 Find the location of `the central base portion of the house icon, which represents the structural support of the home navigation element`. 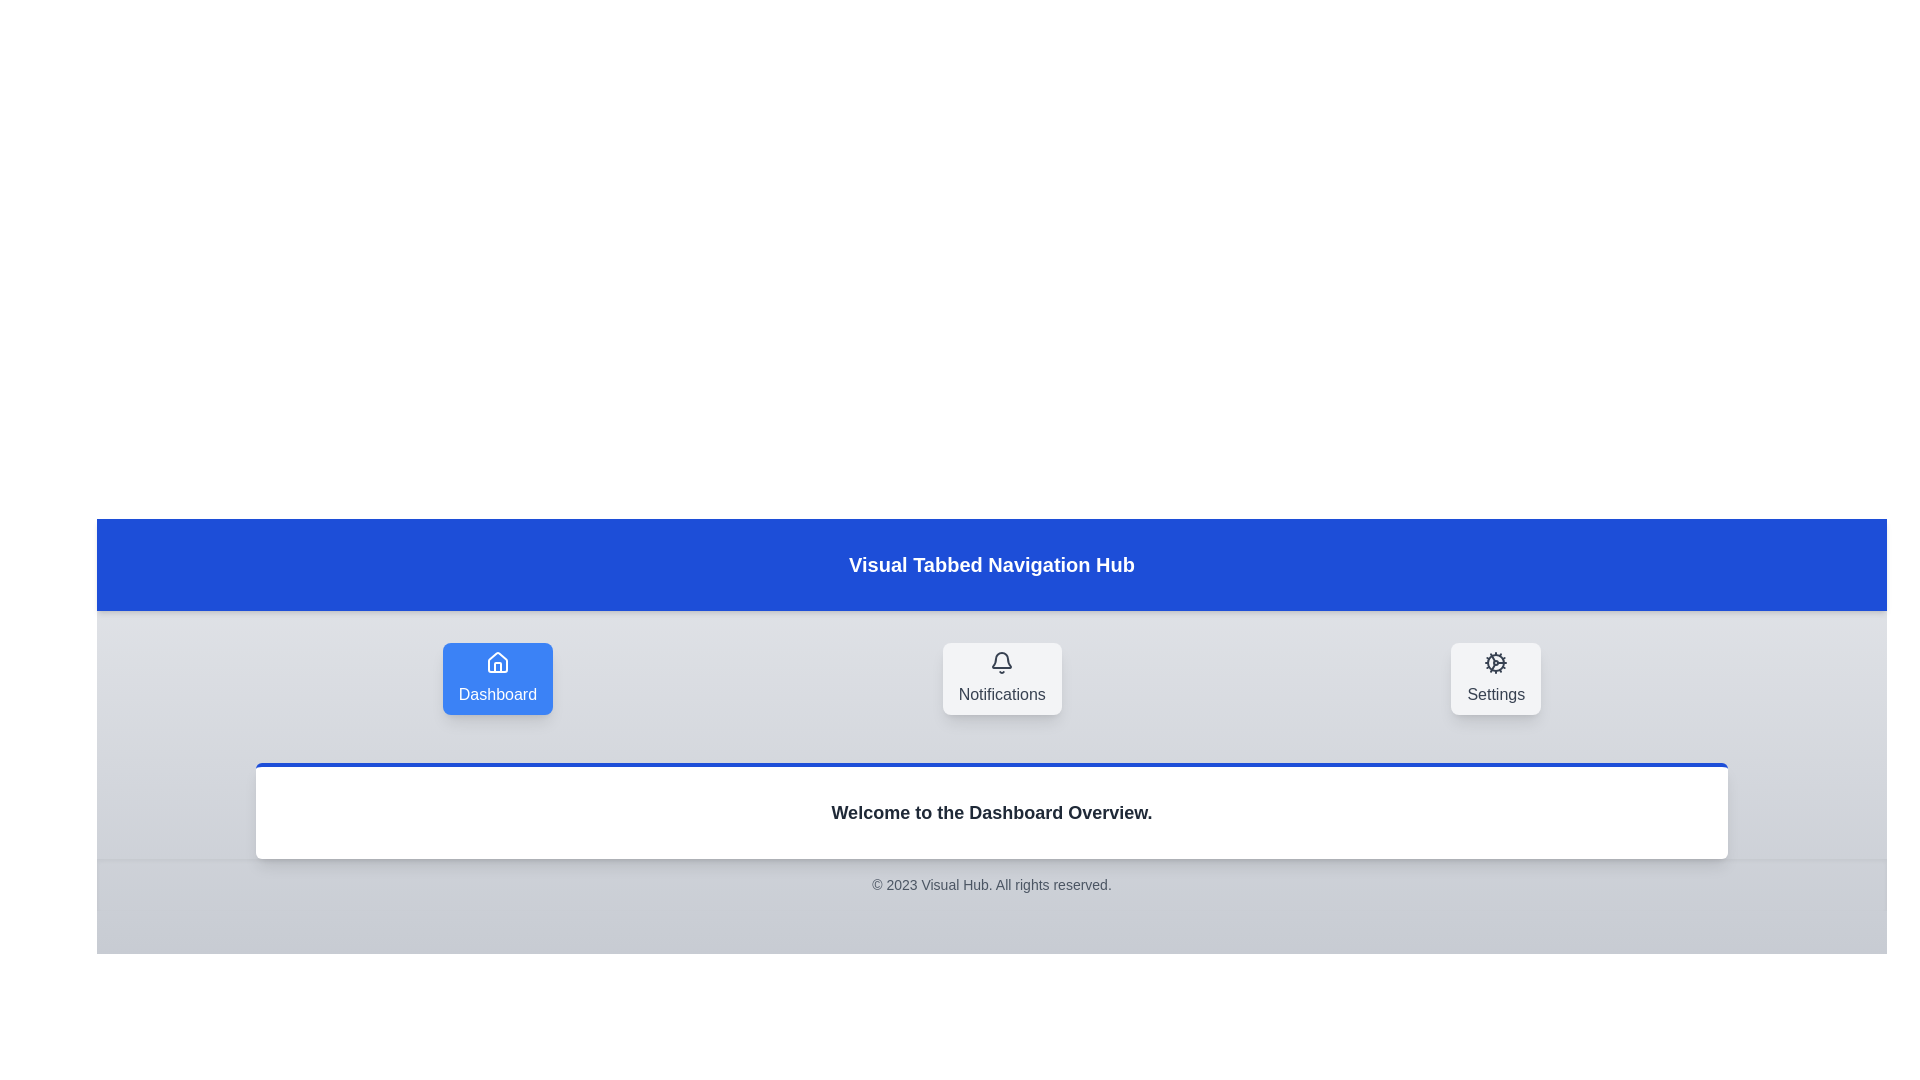

the central base portion of the house icon, which represents the structural support of the home navigation element is located at coordinates (497, 667).